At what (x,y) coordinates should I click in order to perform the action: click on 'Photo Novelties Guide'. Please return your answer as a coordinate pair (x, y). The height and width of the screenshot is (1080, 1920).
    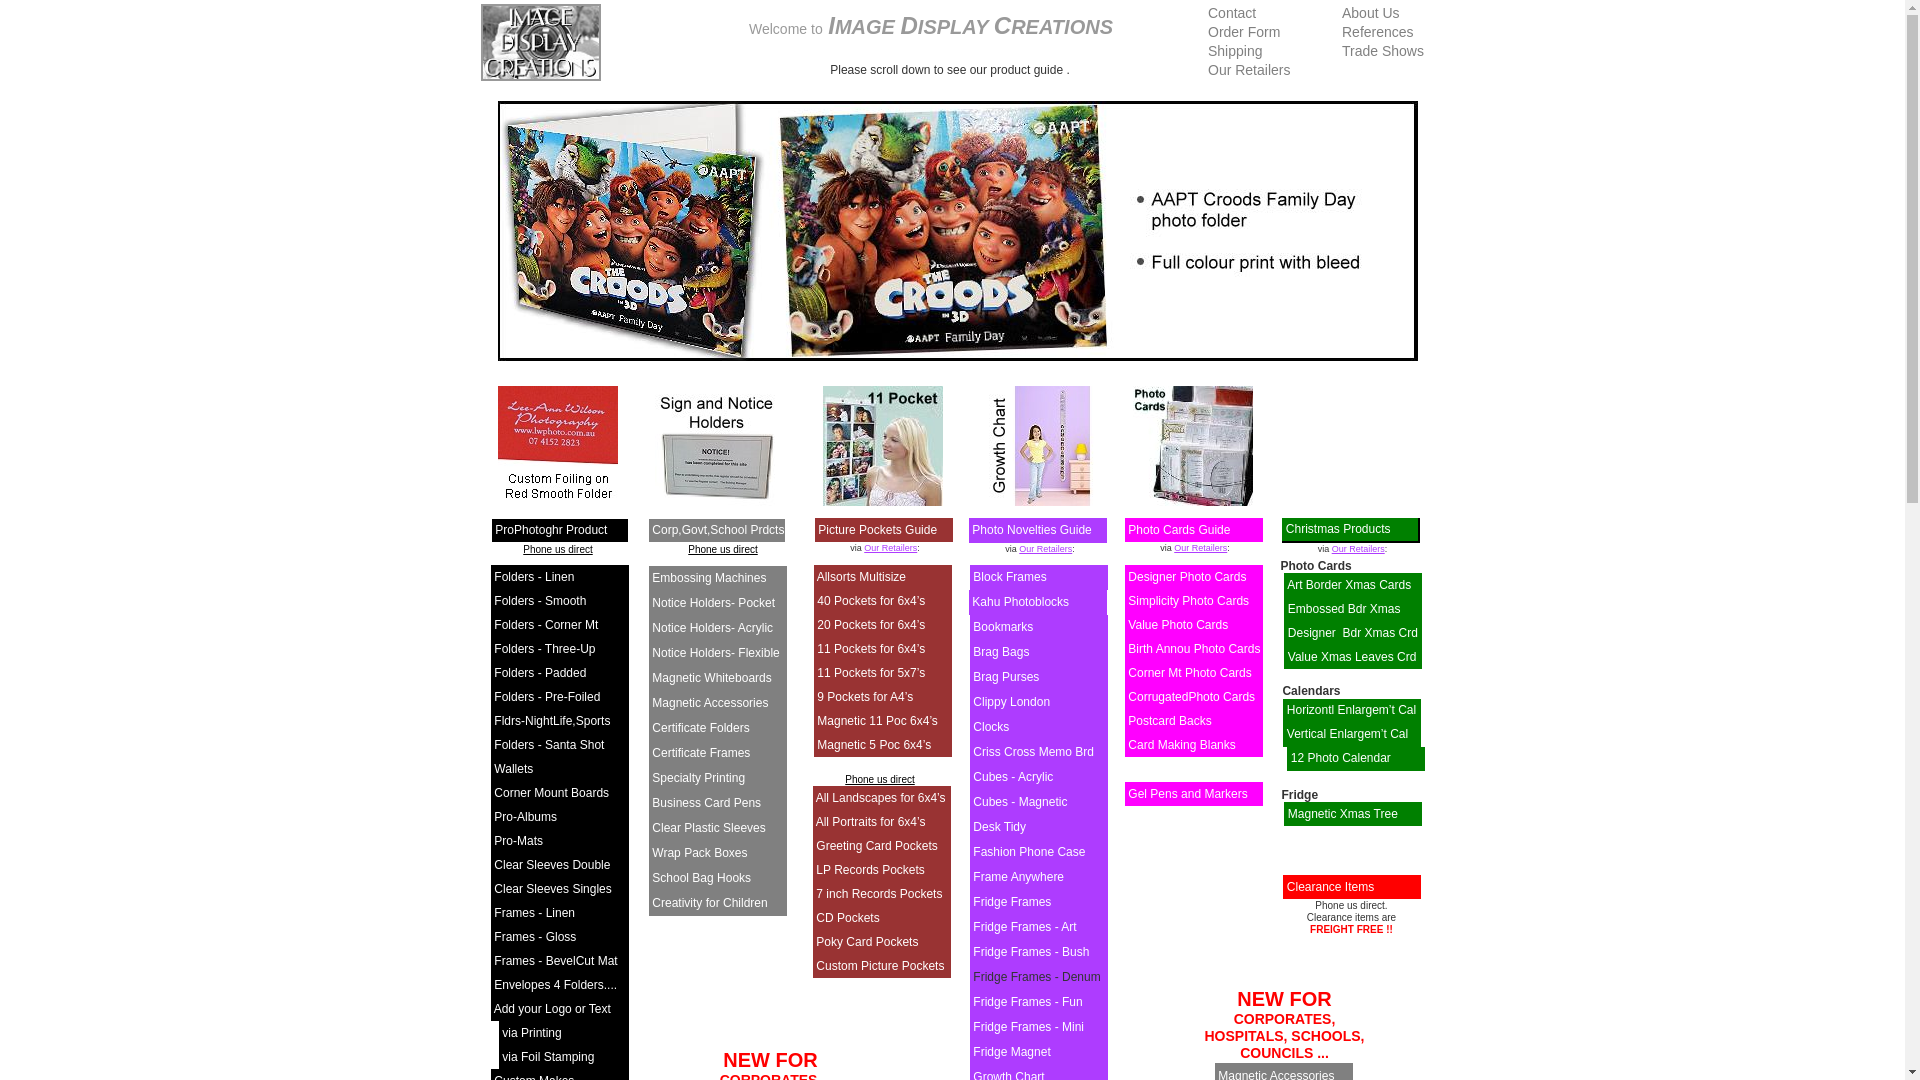
    Looking at the image, I should click on (1031, 528).